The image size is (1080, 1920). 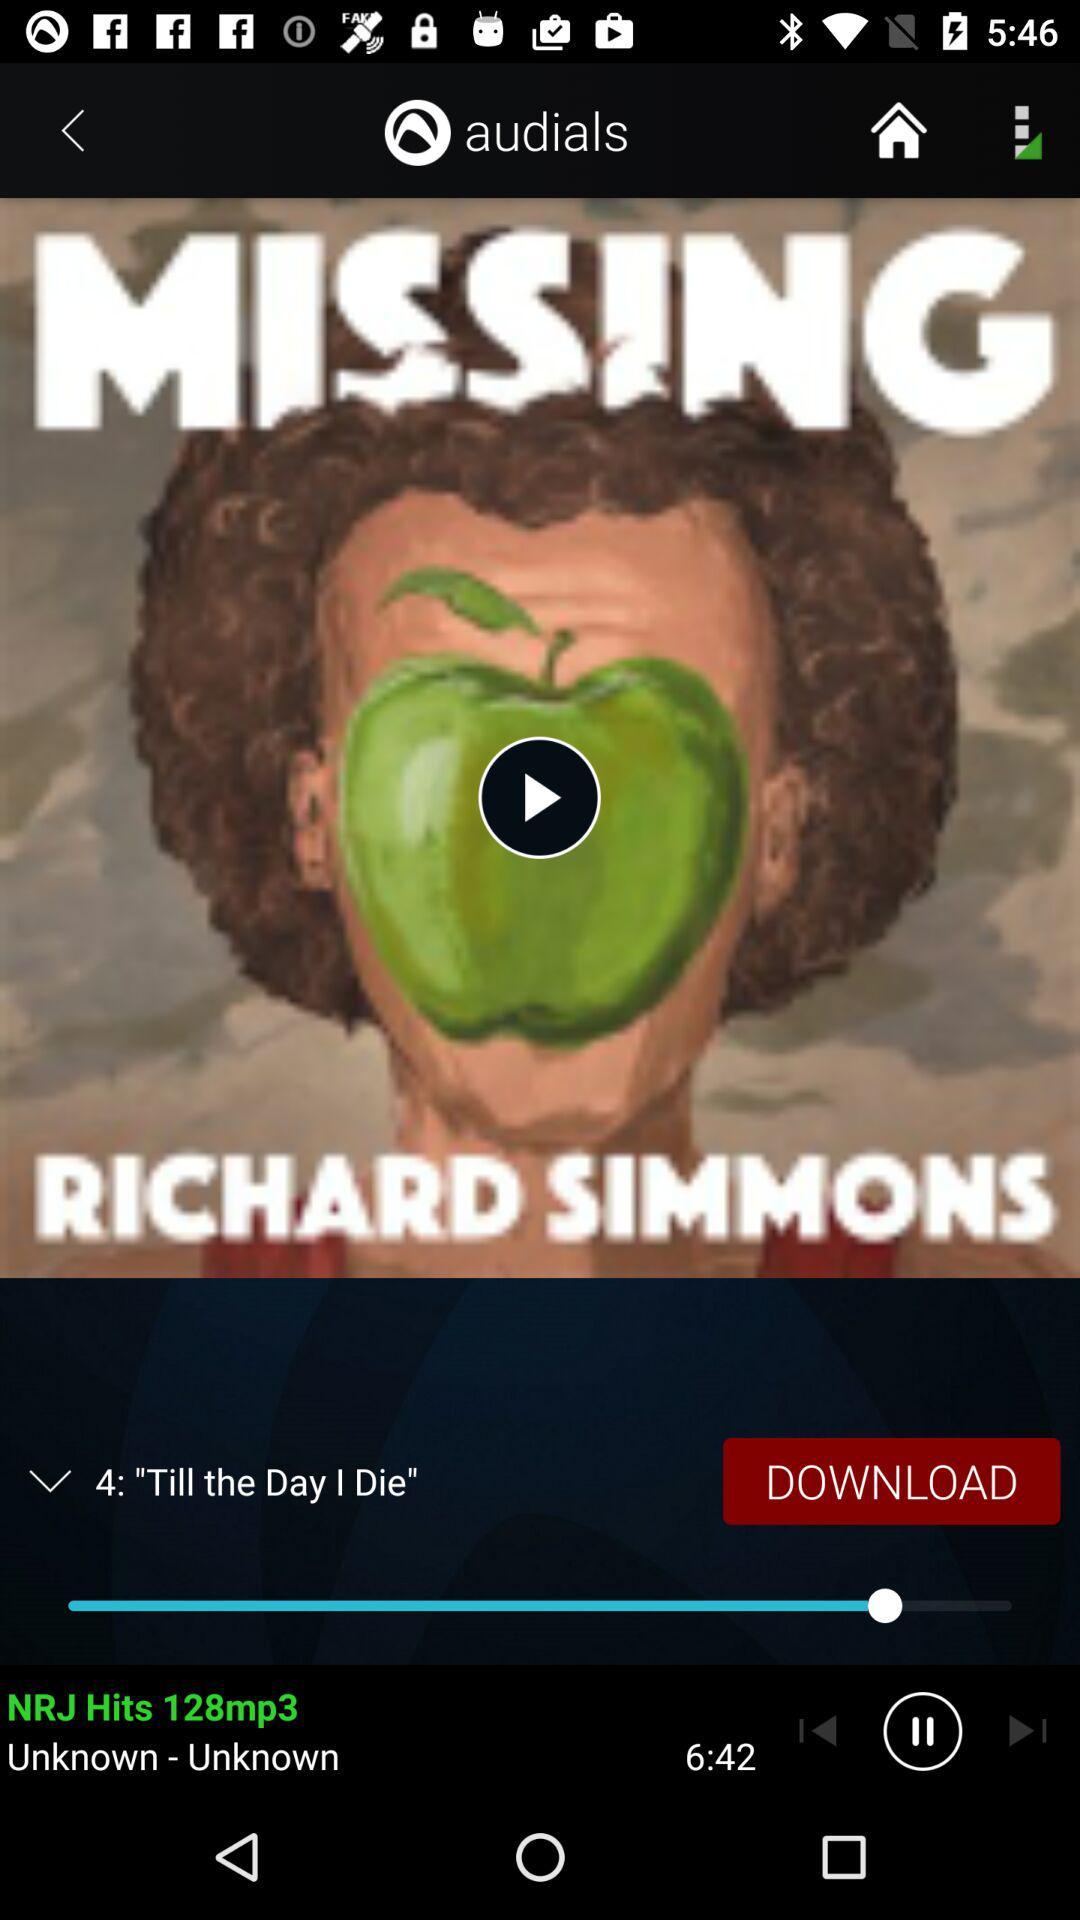 I want to click on home button, so click(x=897, y=129).